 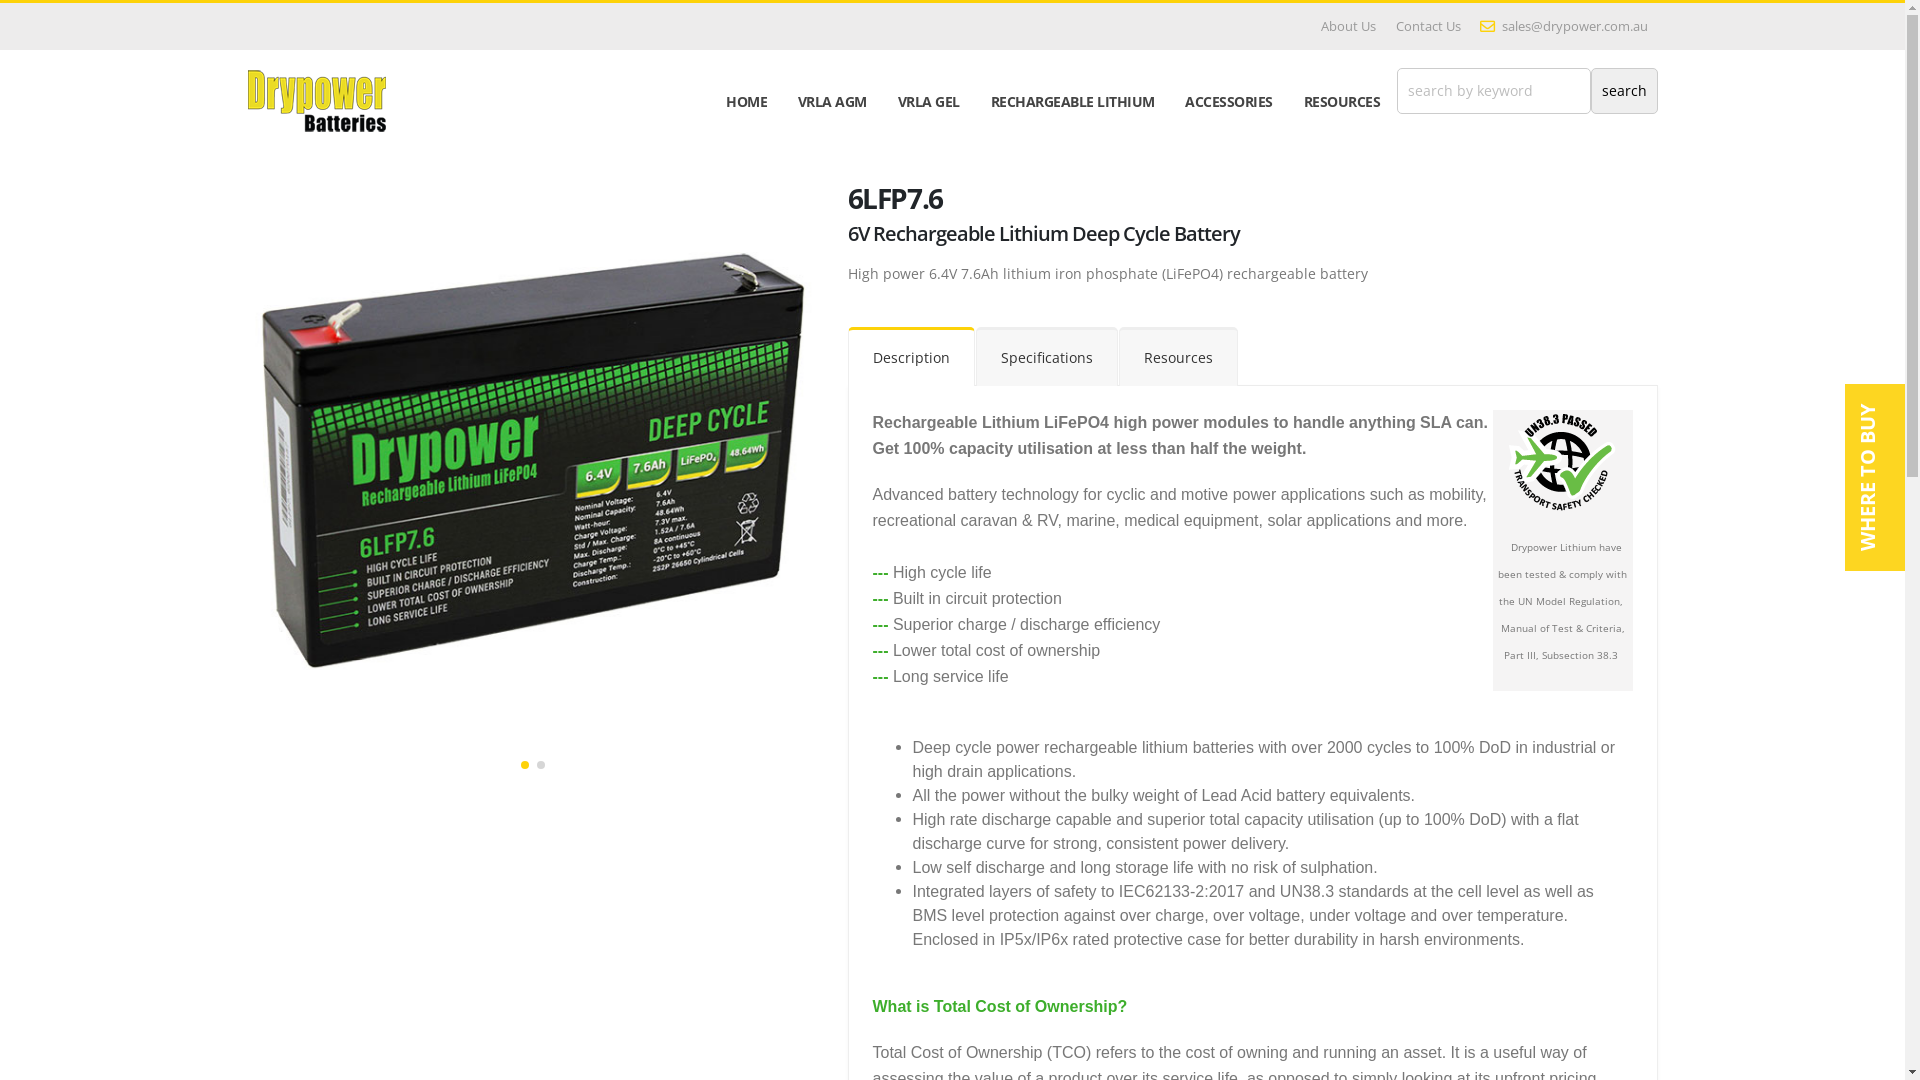 I want to click on 'ACCESSORIES', so click(x=1227, y=101).